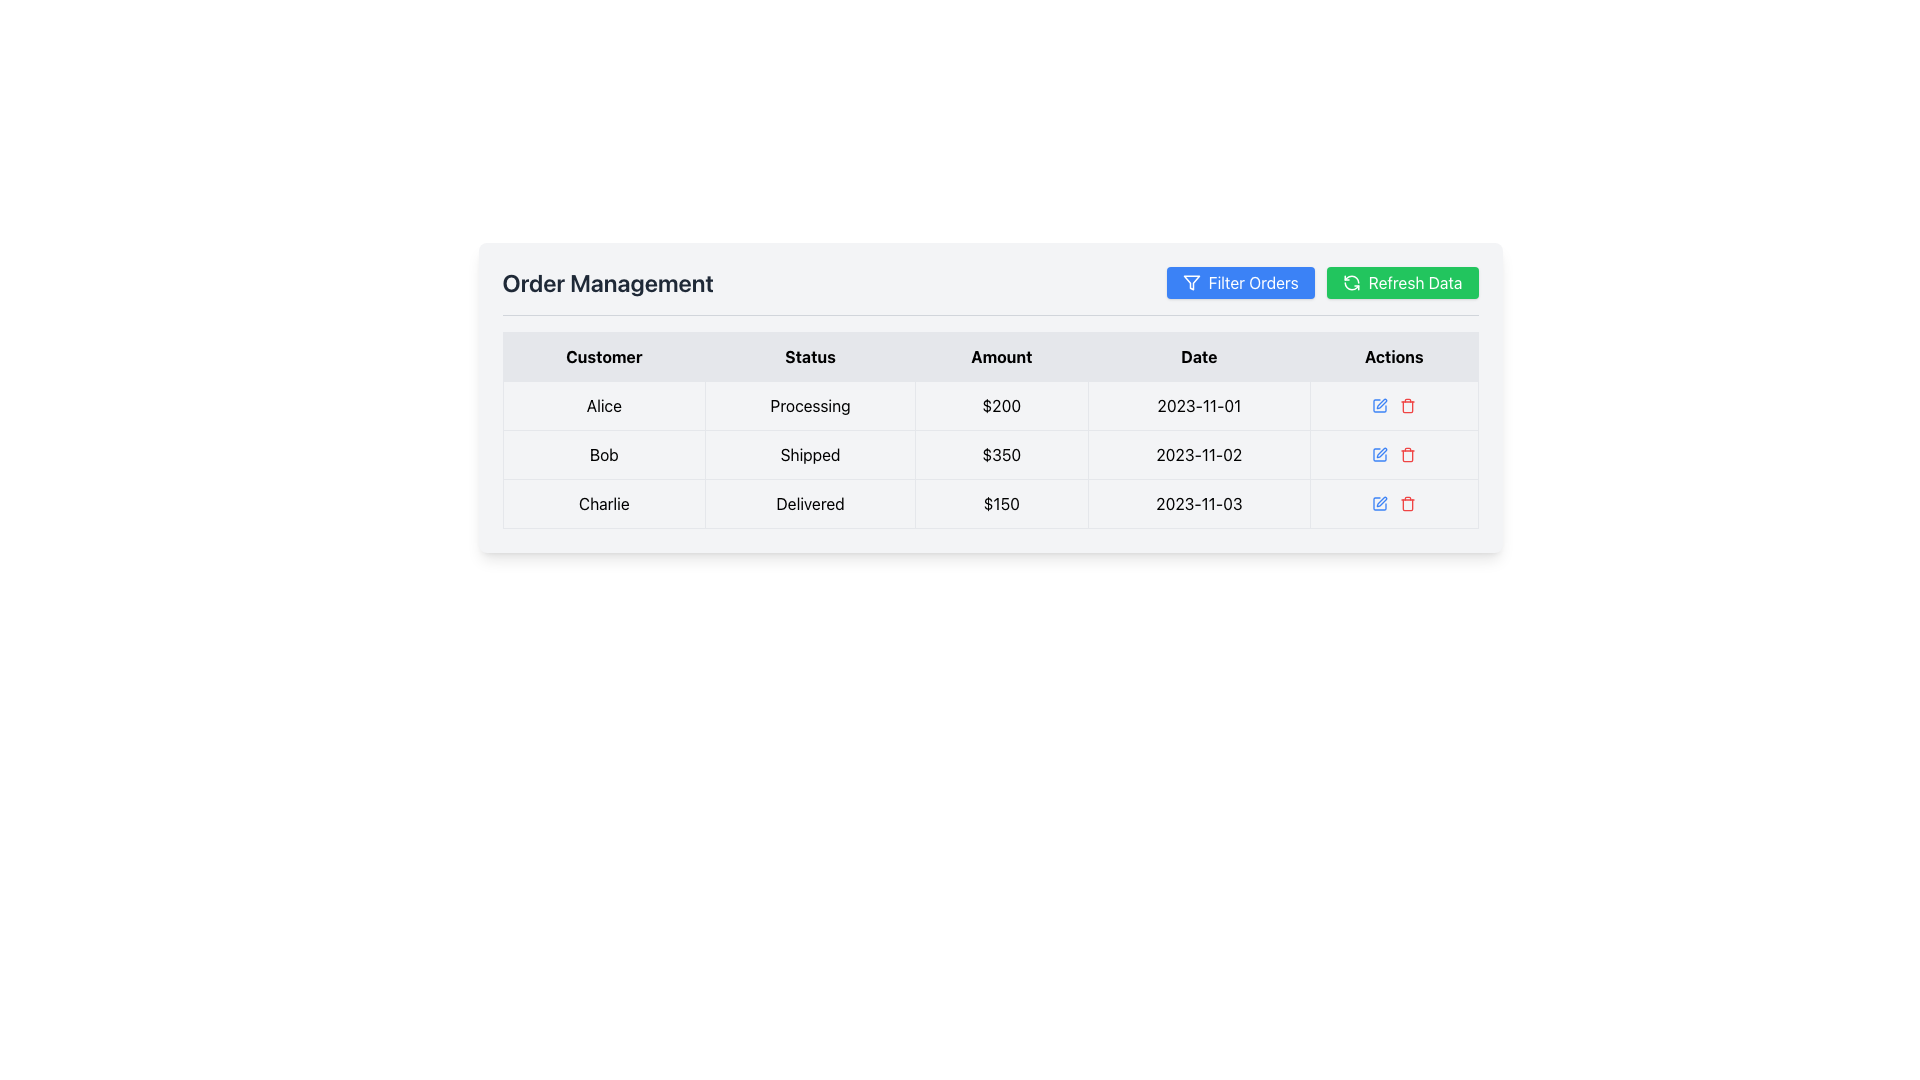 This screenshot has width=1920, height=1080. What do you see at coordinates (603, 356) in the screenshot?
I see `the 'Customer' column header in the table, located at the top-left of the tabular layout` at bounding box center [603, 356].